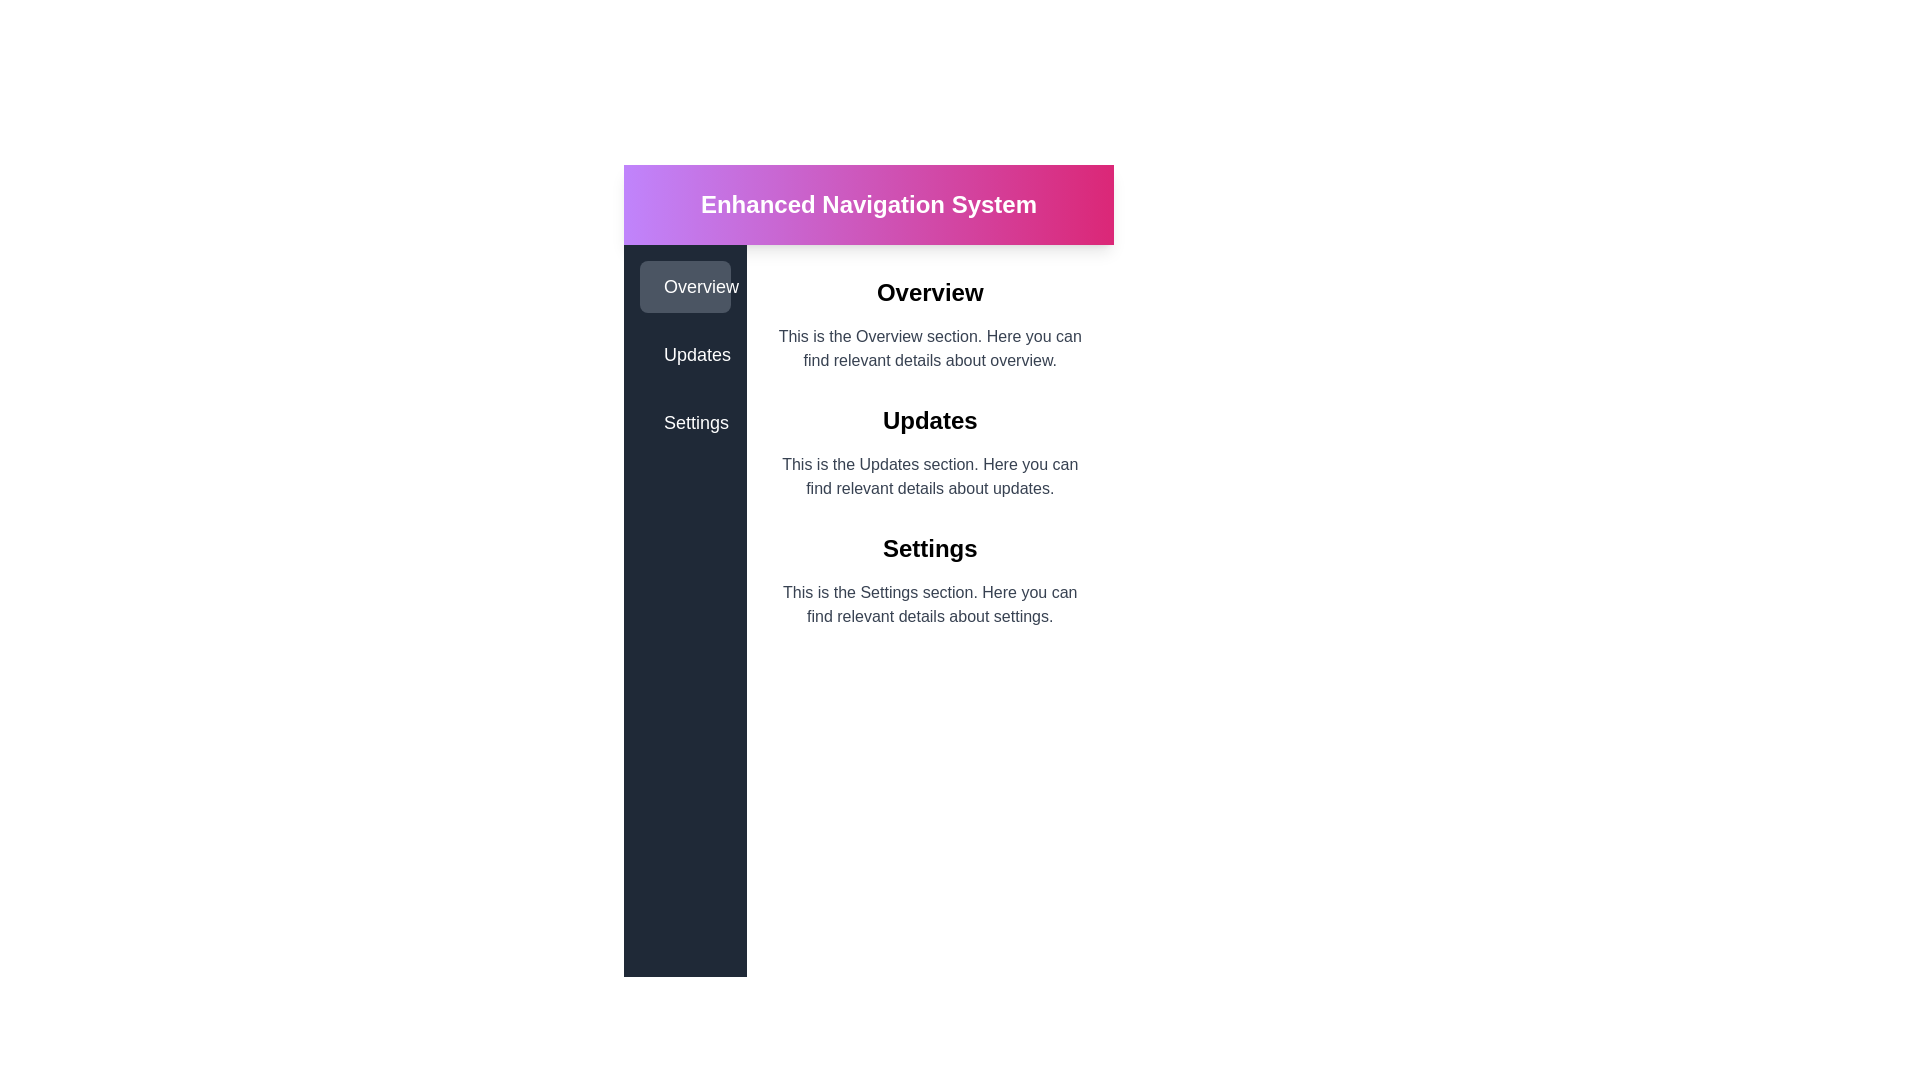 Image resolution: width=1920 pixels, height=1080 pixels. What do you see at coordinates (929, 452) in the screenshot?
I see `the informational section labeled 'Updates', which includes a bold header and a paragraph of details about updates` at bounding box center [929, 452].